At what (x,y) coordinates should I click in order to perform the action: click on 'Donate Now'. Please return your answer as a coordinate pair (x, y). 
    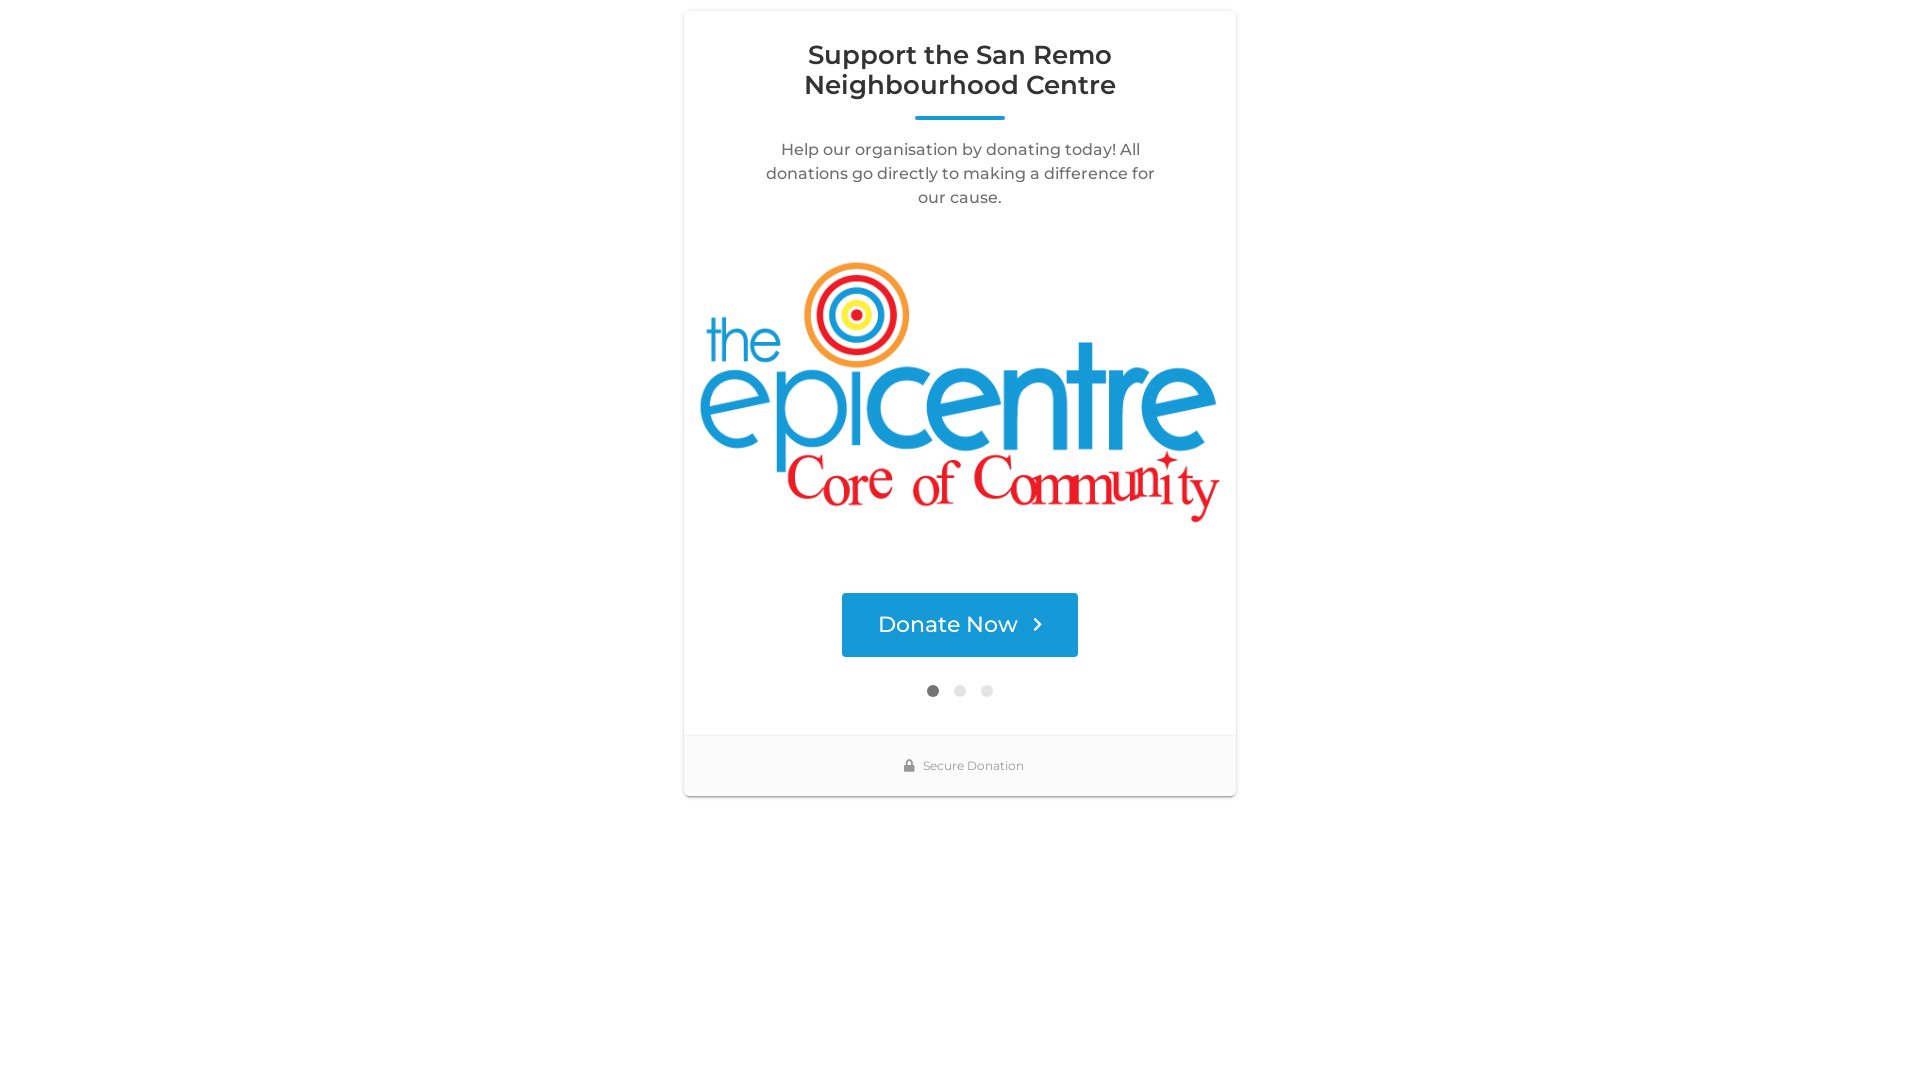
    Looking at the image, I should click on (960, 623).